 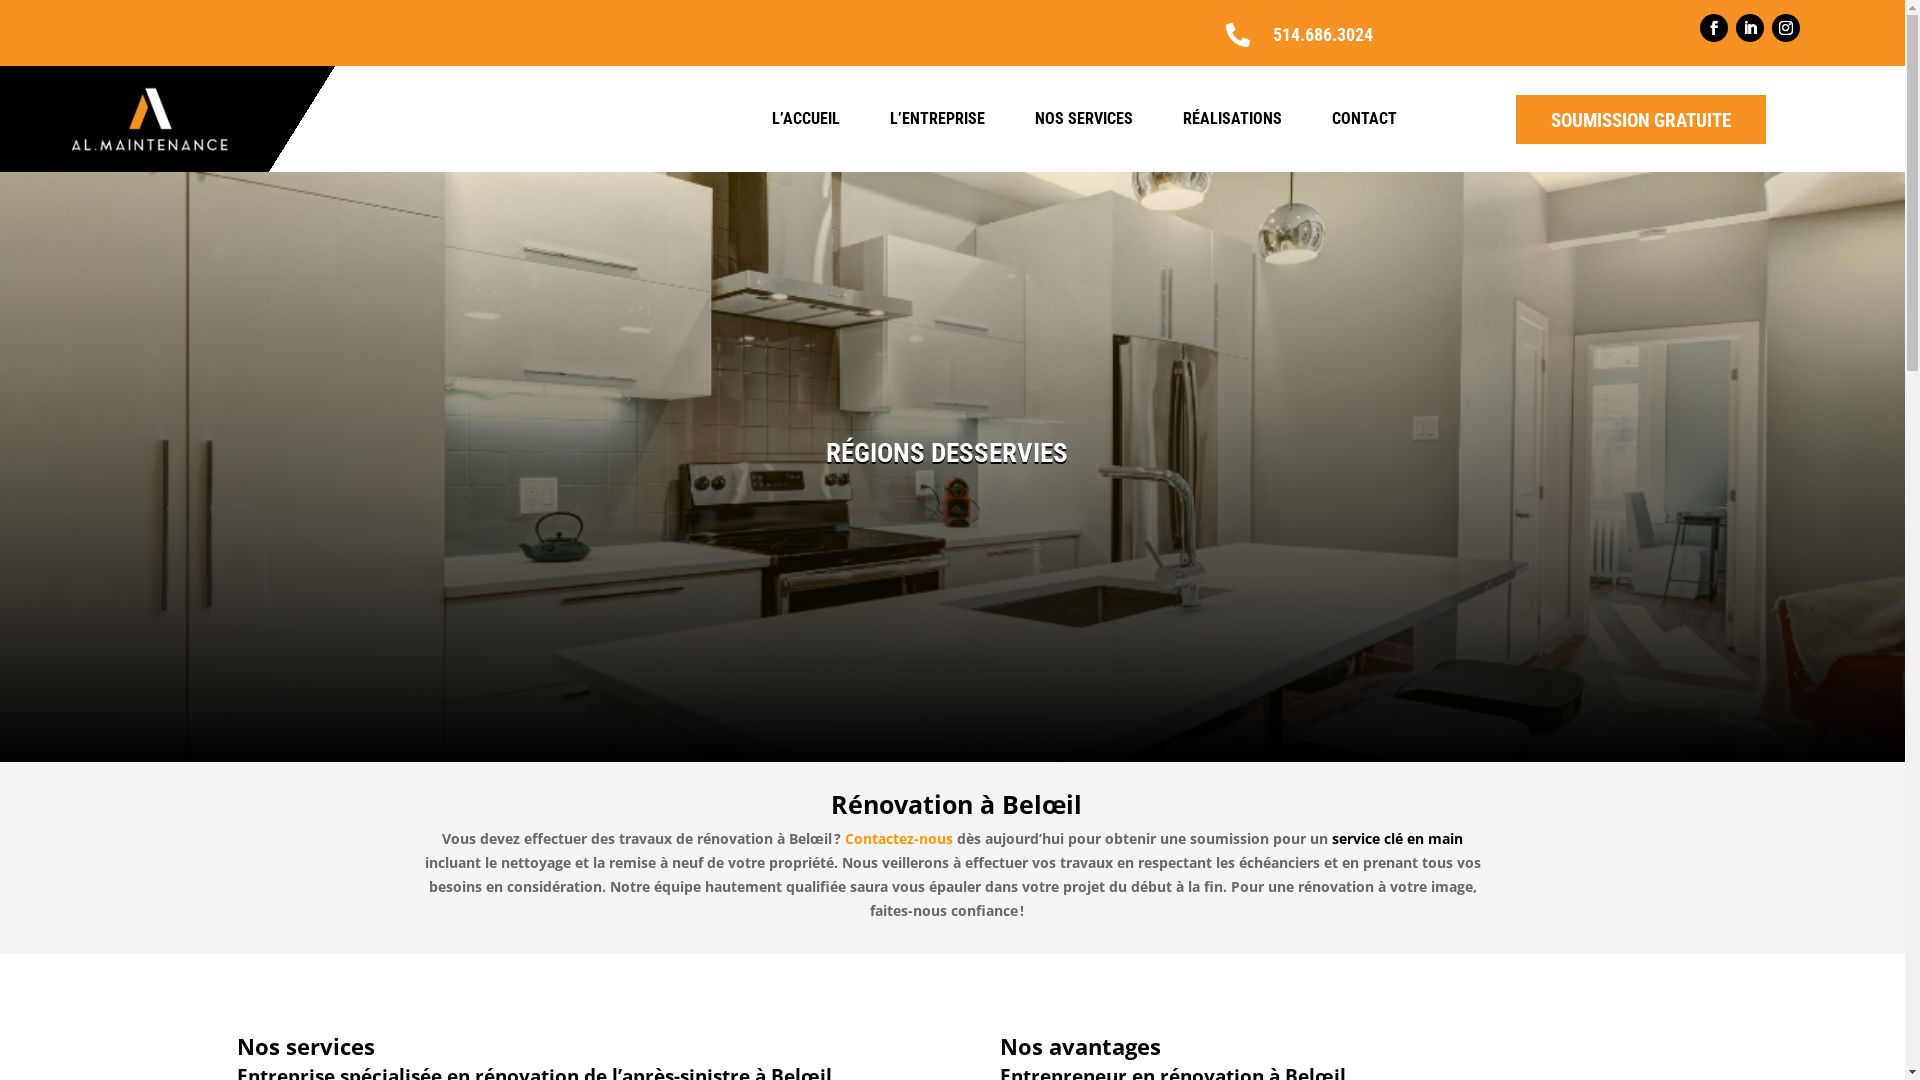 I want to click on '514.686.3024', so click(x=1323, y=34).